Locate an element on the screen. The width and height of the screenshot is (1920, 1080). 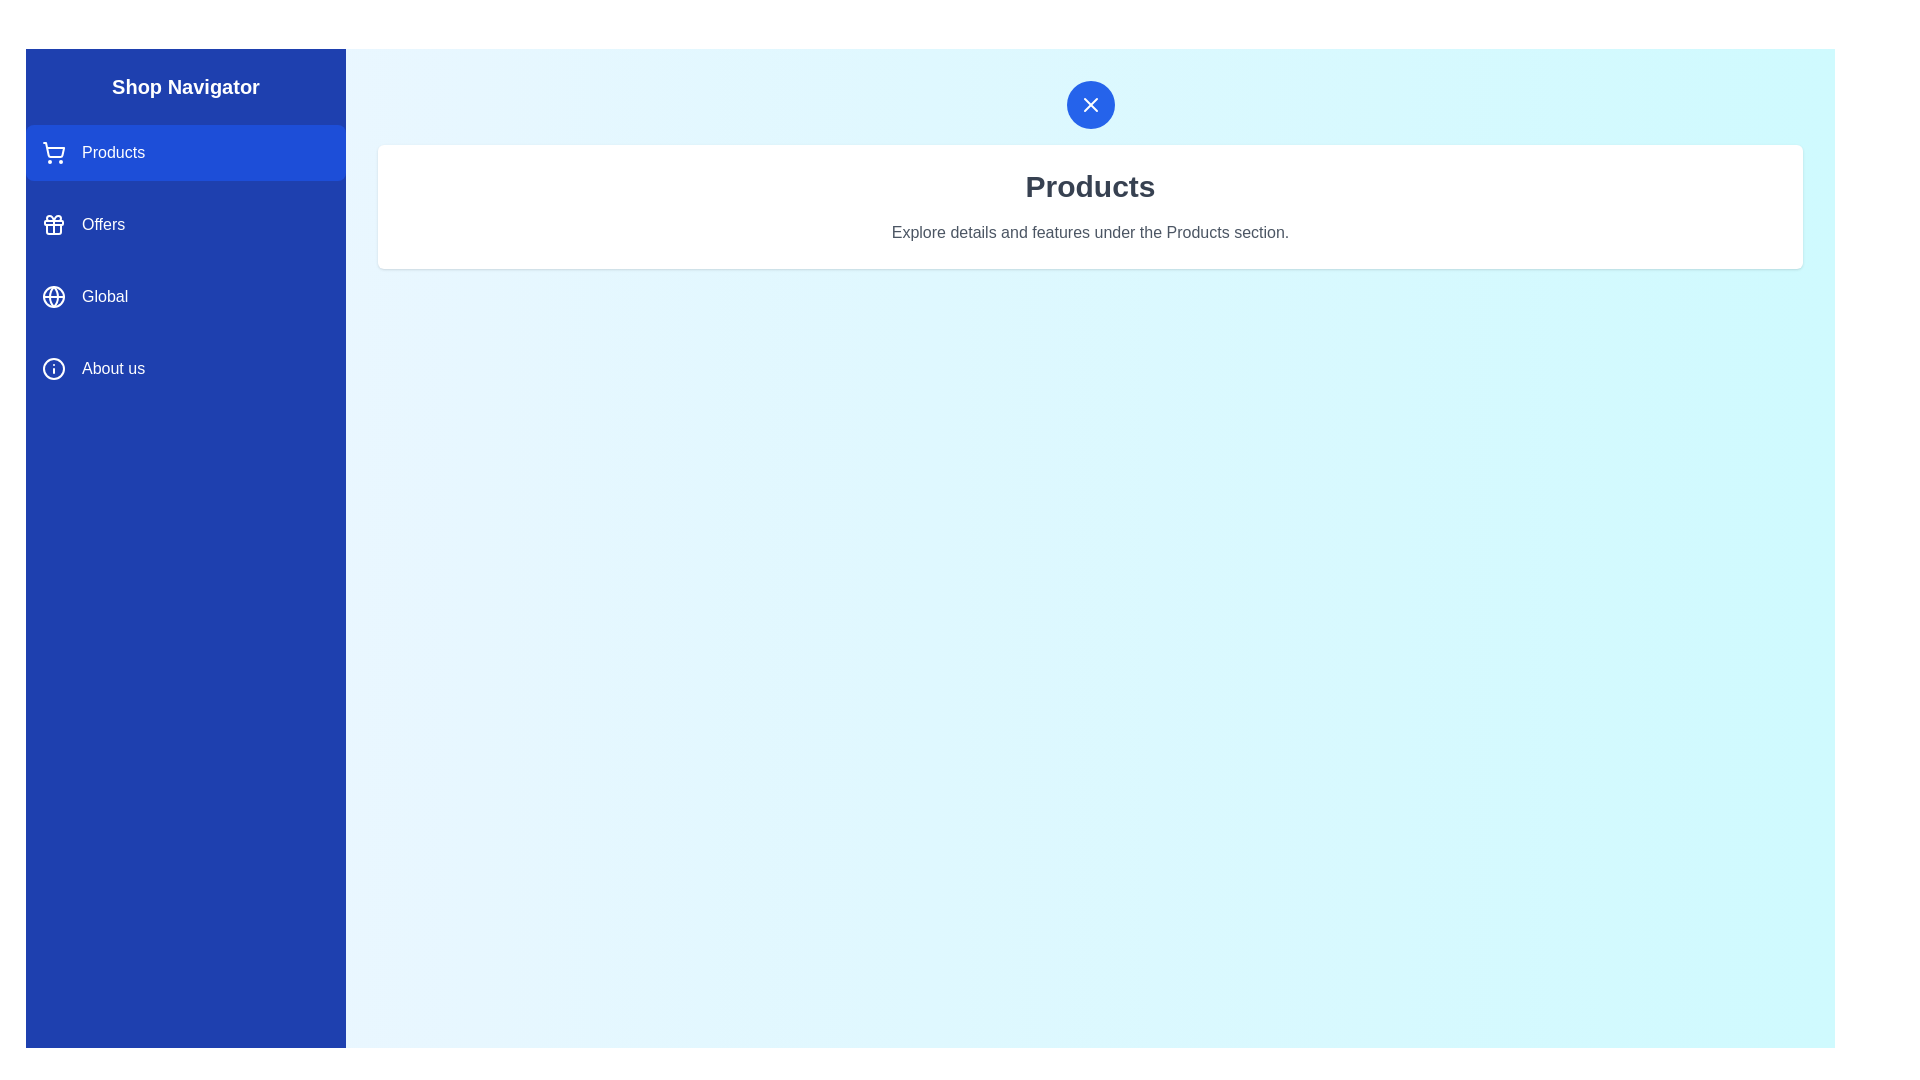
the section title 'Products' to interact with it is located at coordinates (1089, 186).